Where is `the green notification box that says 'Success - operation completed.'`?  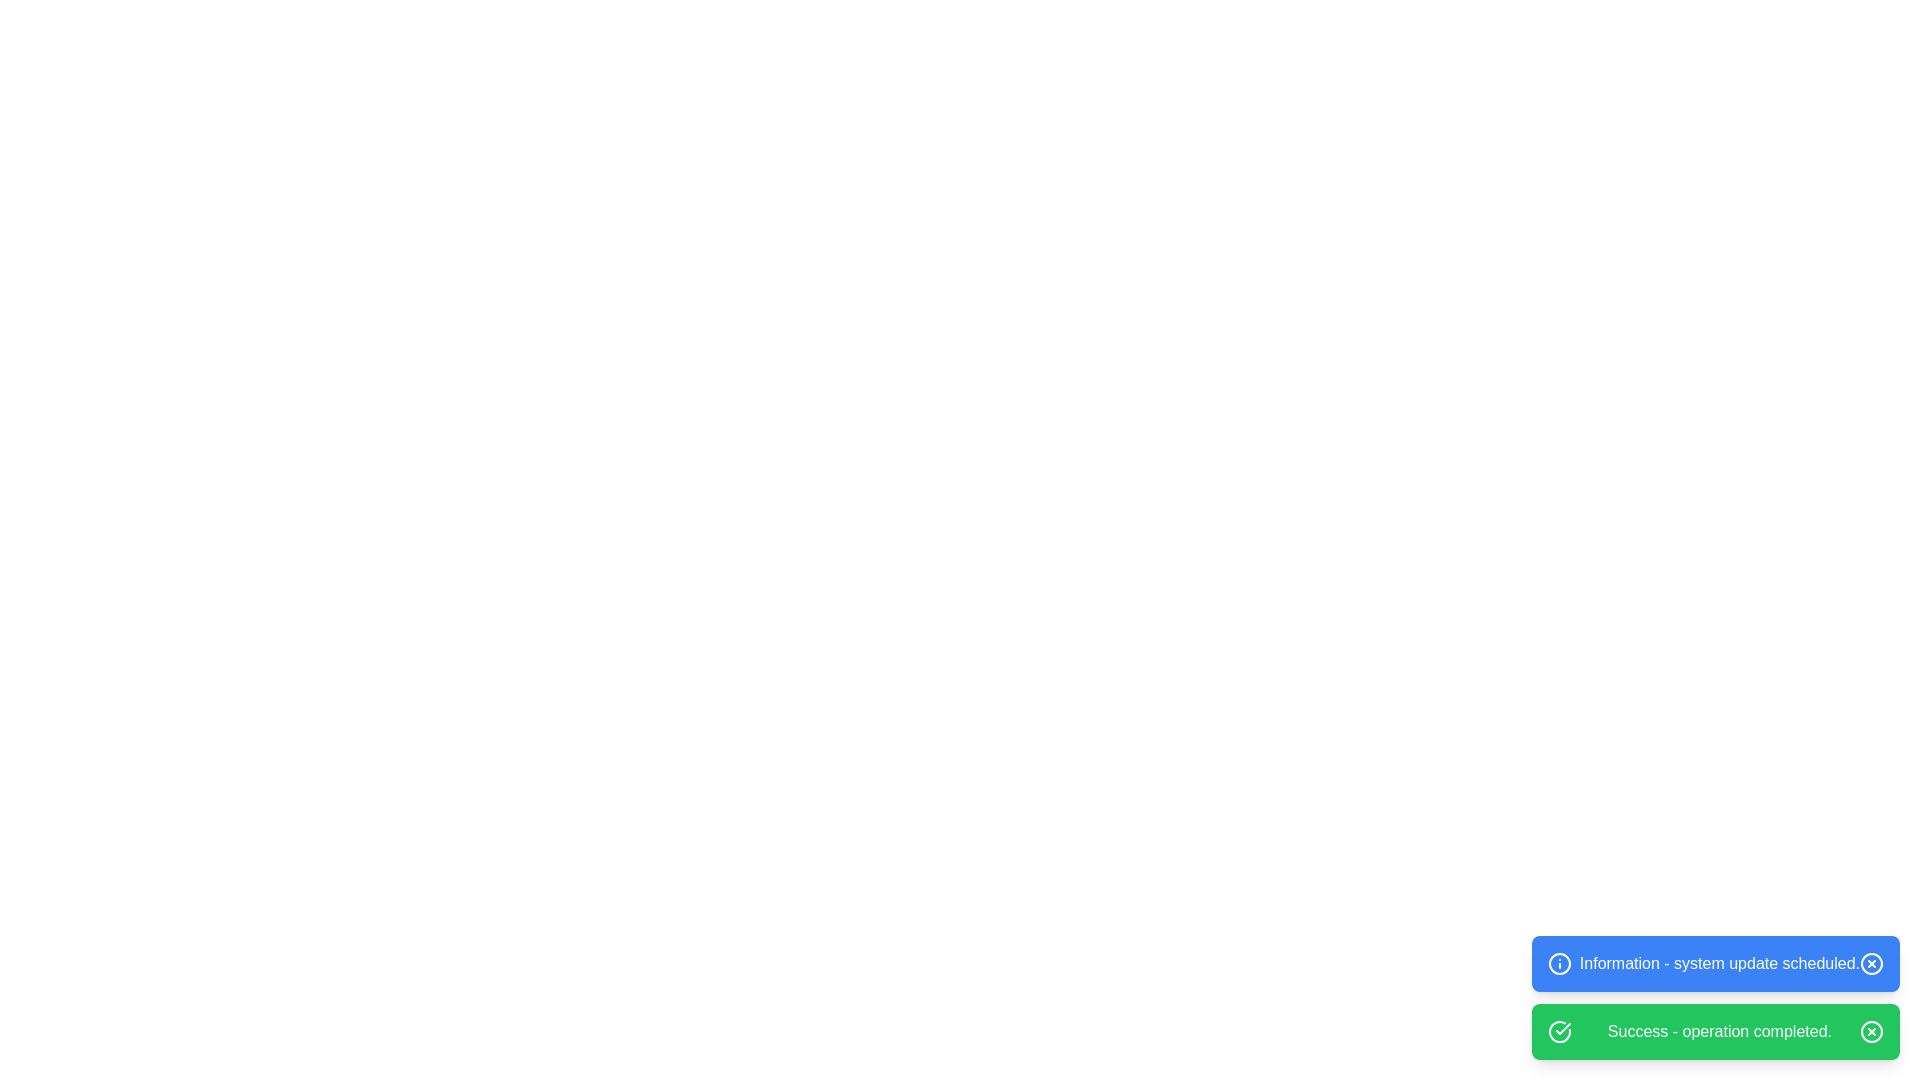
the green notification box that says 'Success - operation completed.' is located at coordinates (1714, 1032).